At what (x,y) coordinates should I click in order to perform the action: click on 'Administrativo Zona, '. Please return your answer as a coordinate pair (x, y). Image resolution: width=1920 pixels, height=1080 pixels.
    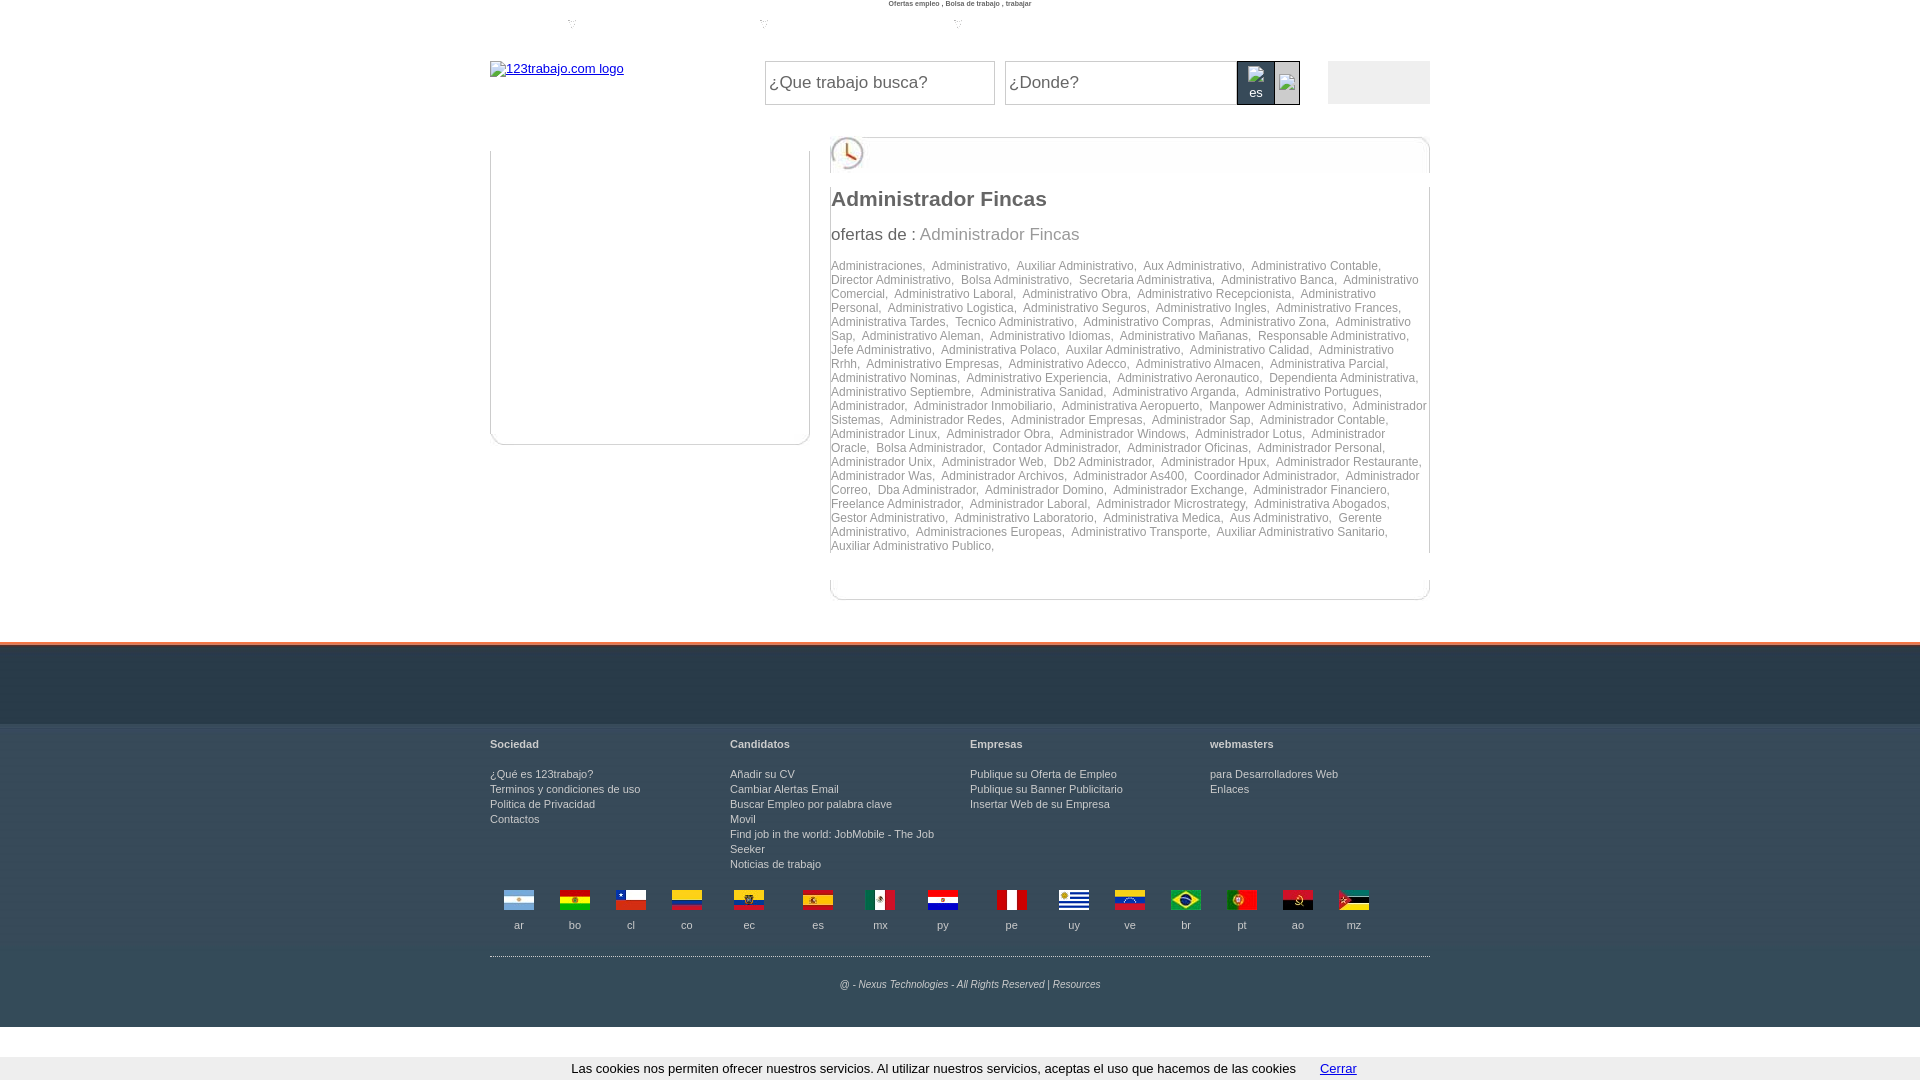
    Looking at the image, I should click on (1276, 320).